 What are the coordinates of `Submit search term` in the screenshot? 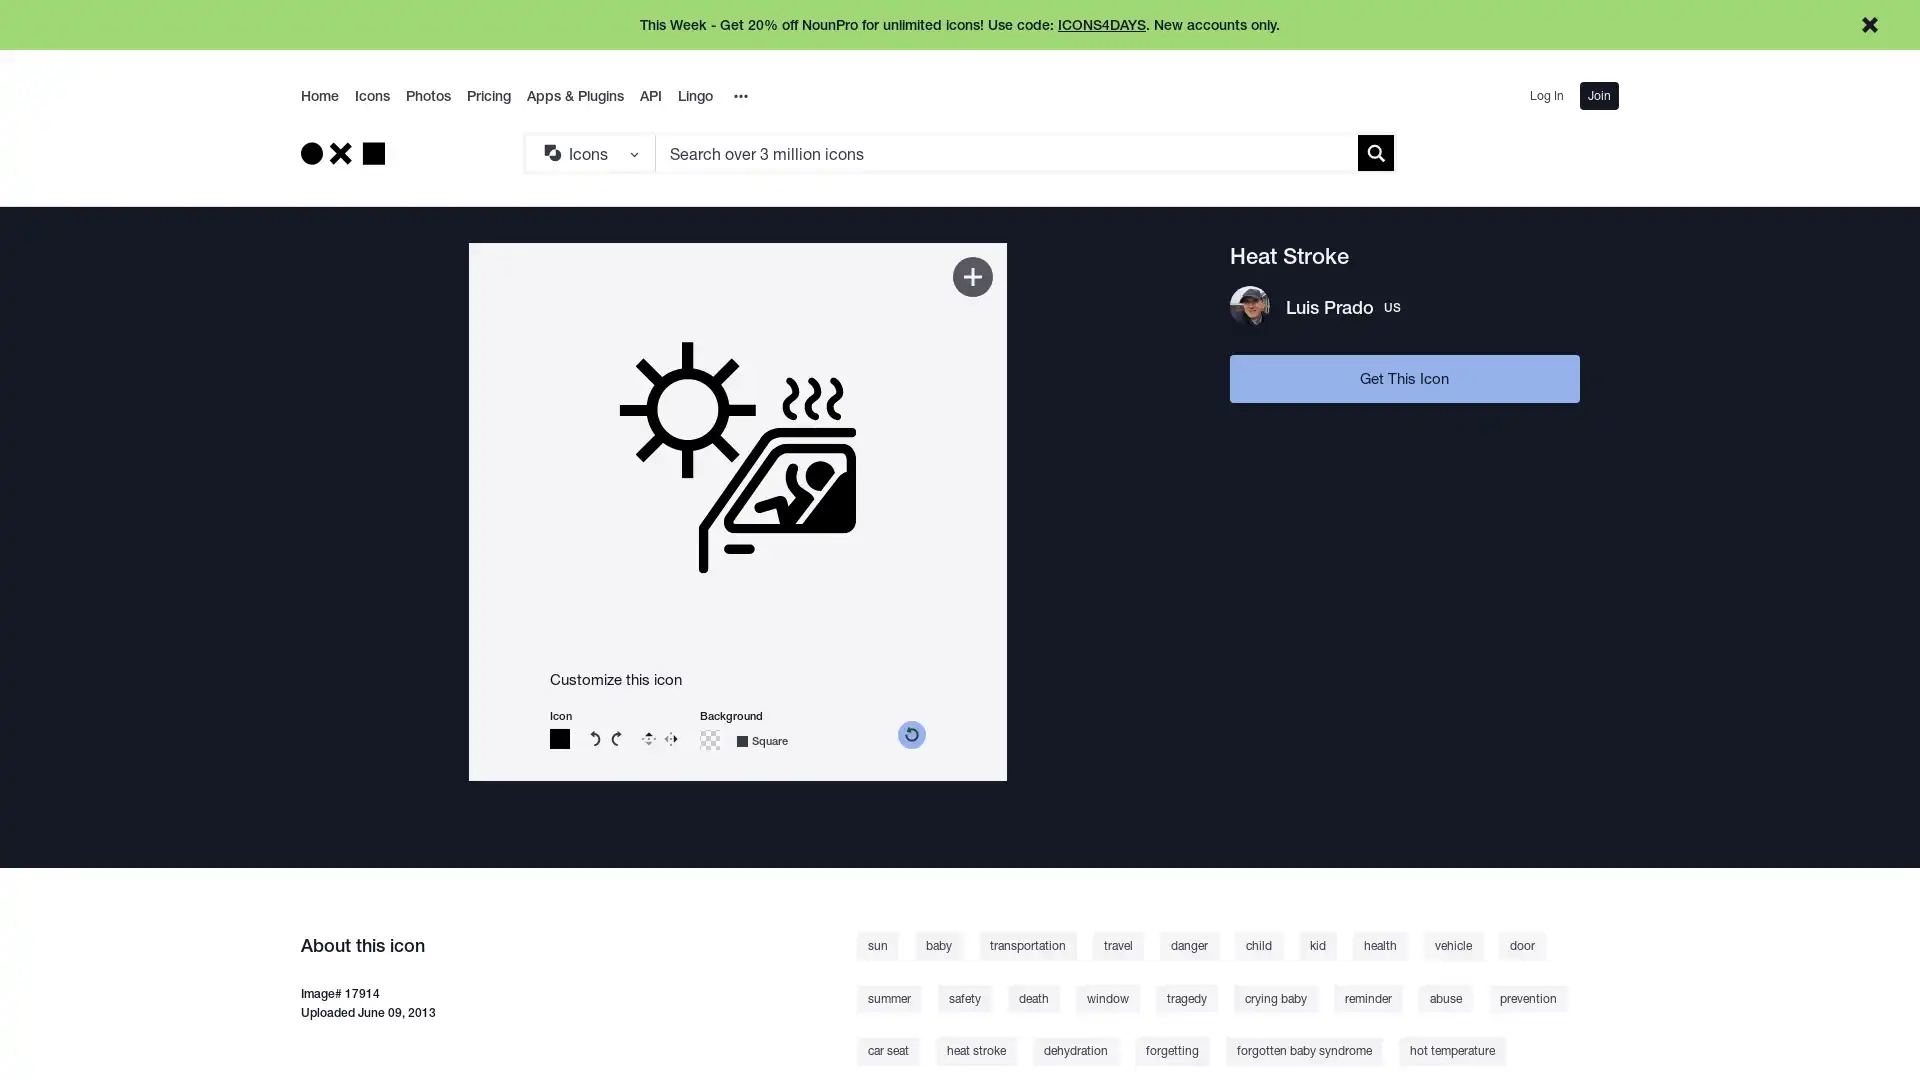 It's located at (1373, 152).